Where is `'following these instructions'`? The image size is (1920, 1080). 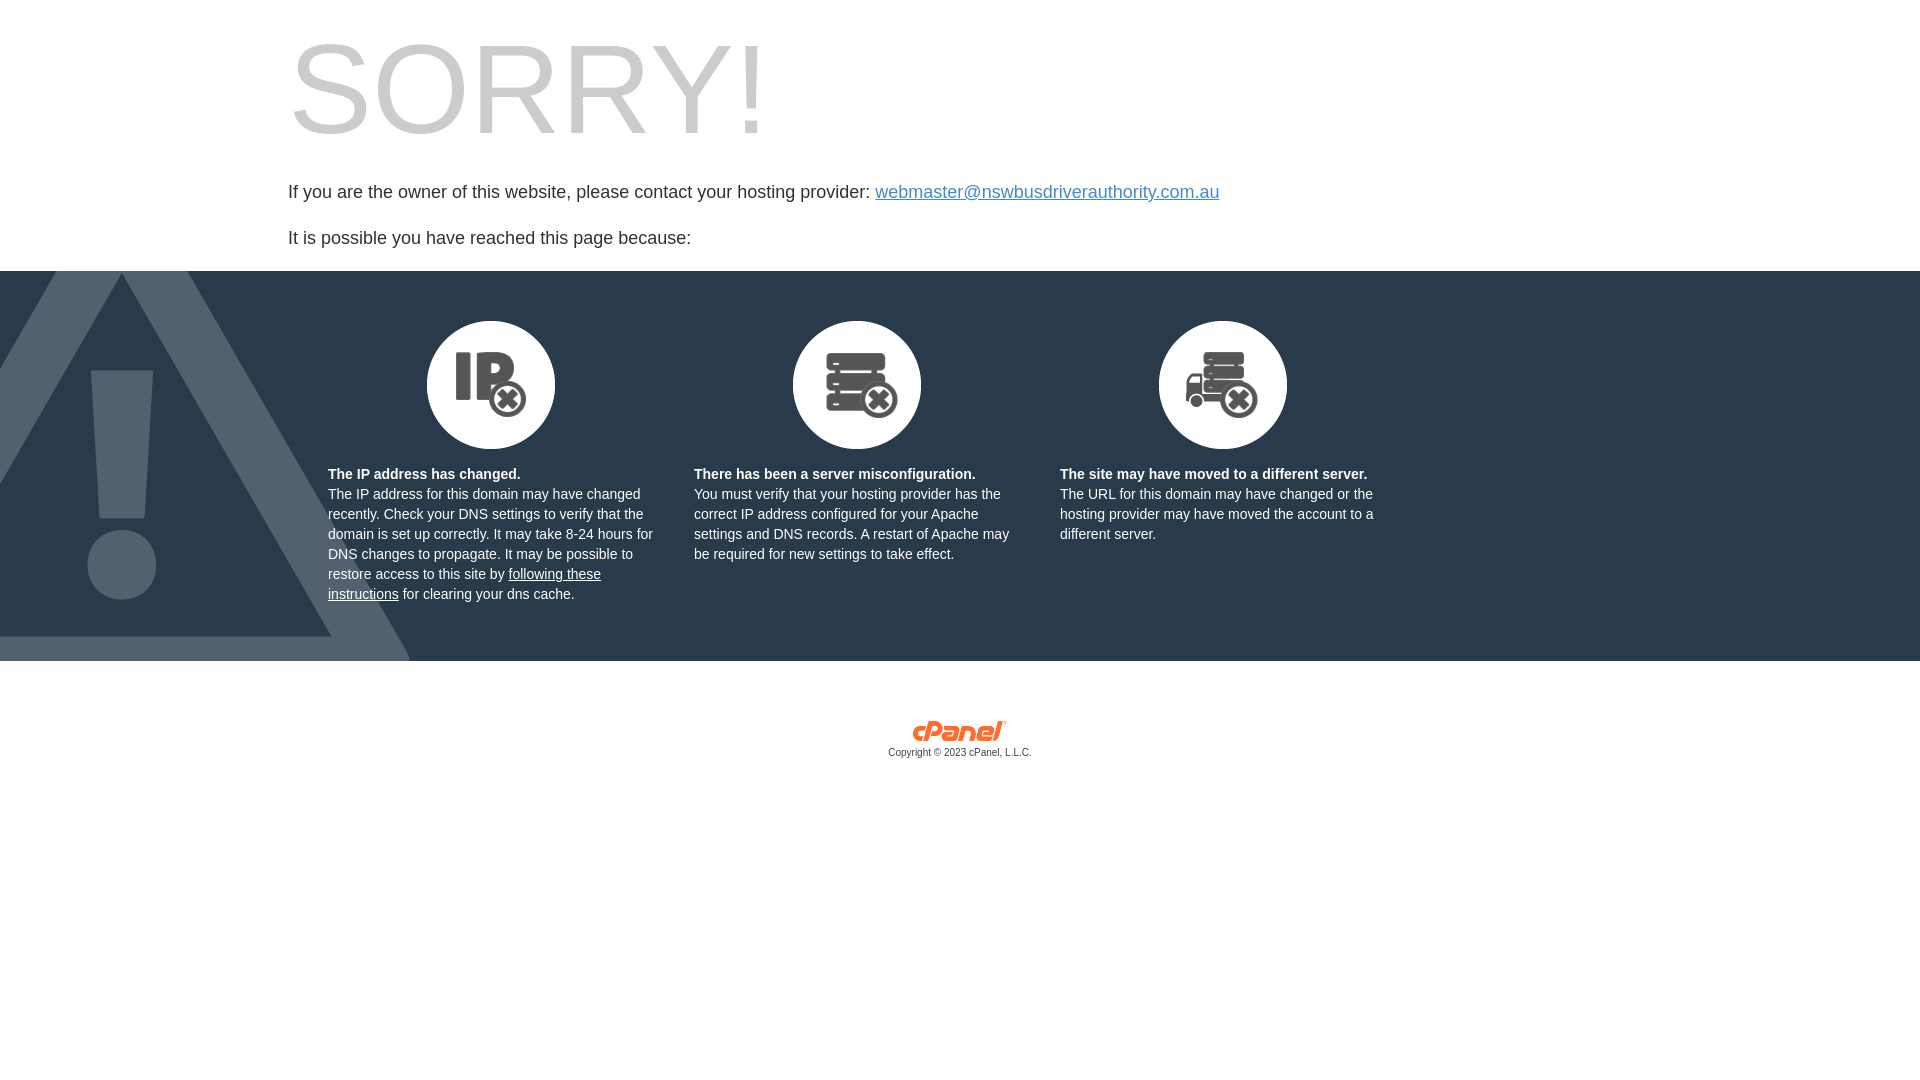
'following these instructions' is located at coordinates (463, 583).